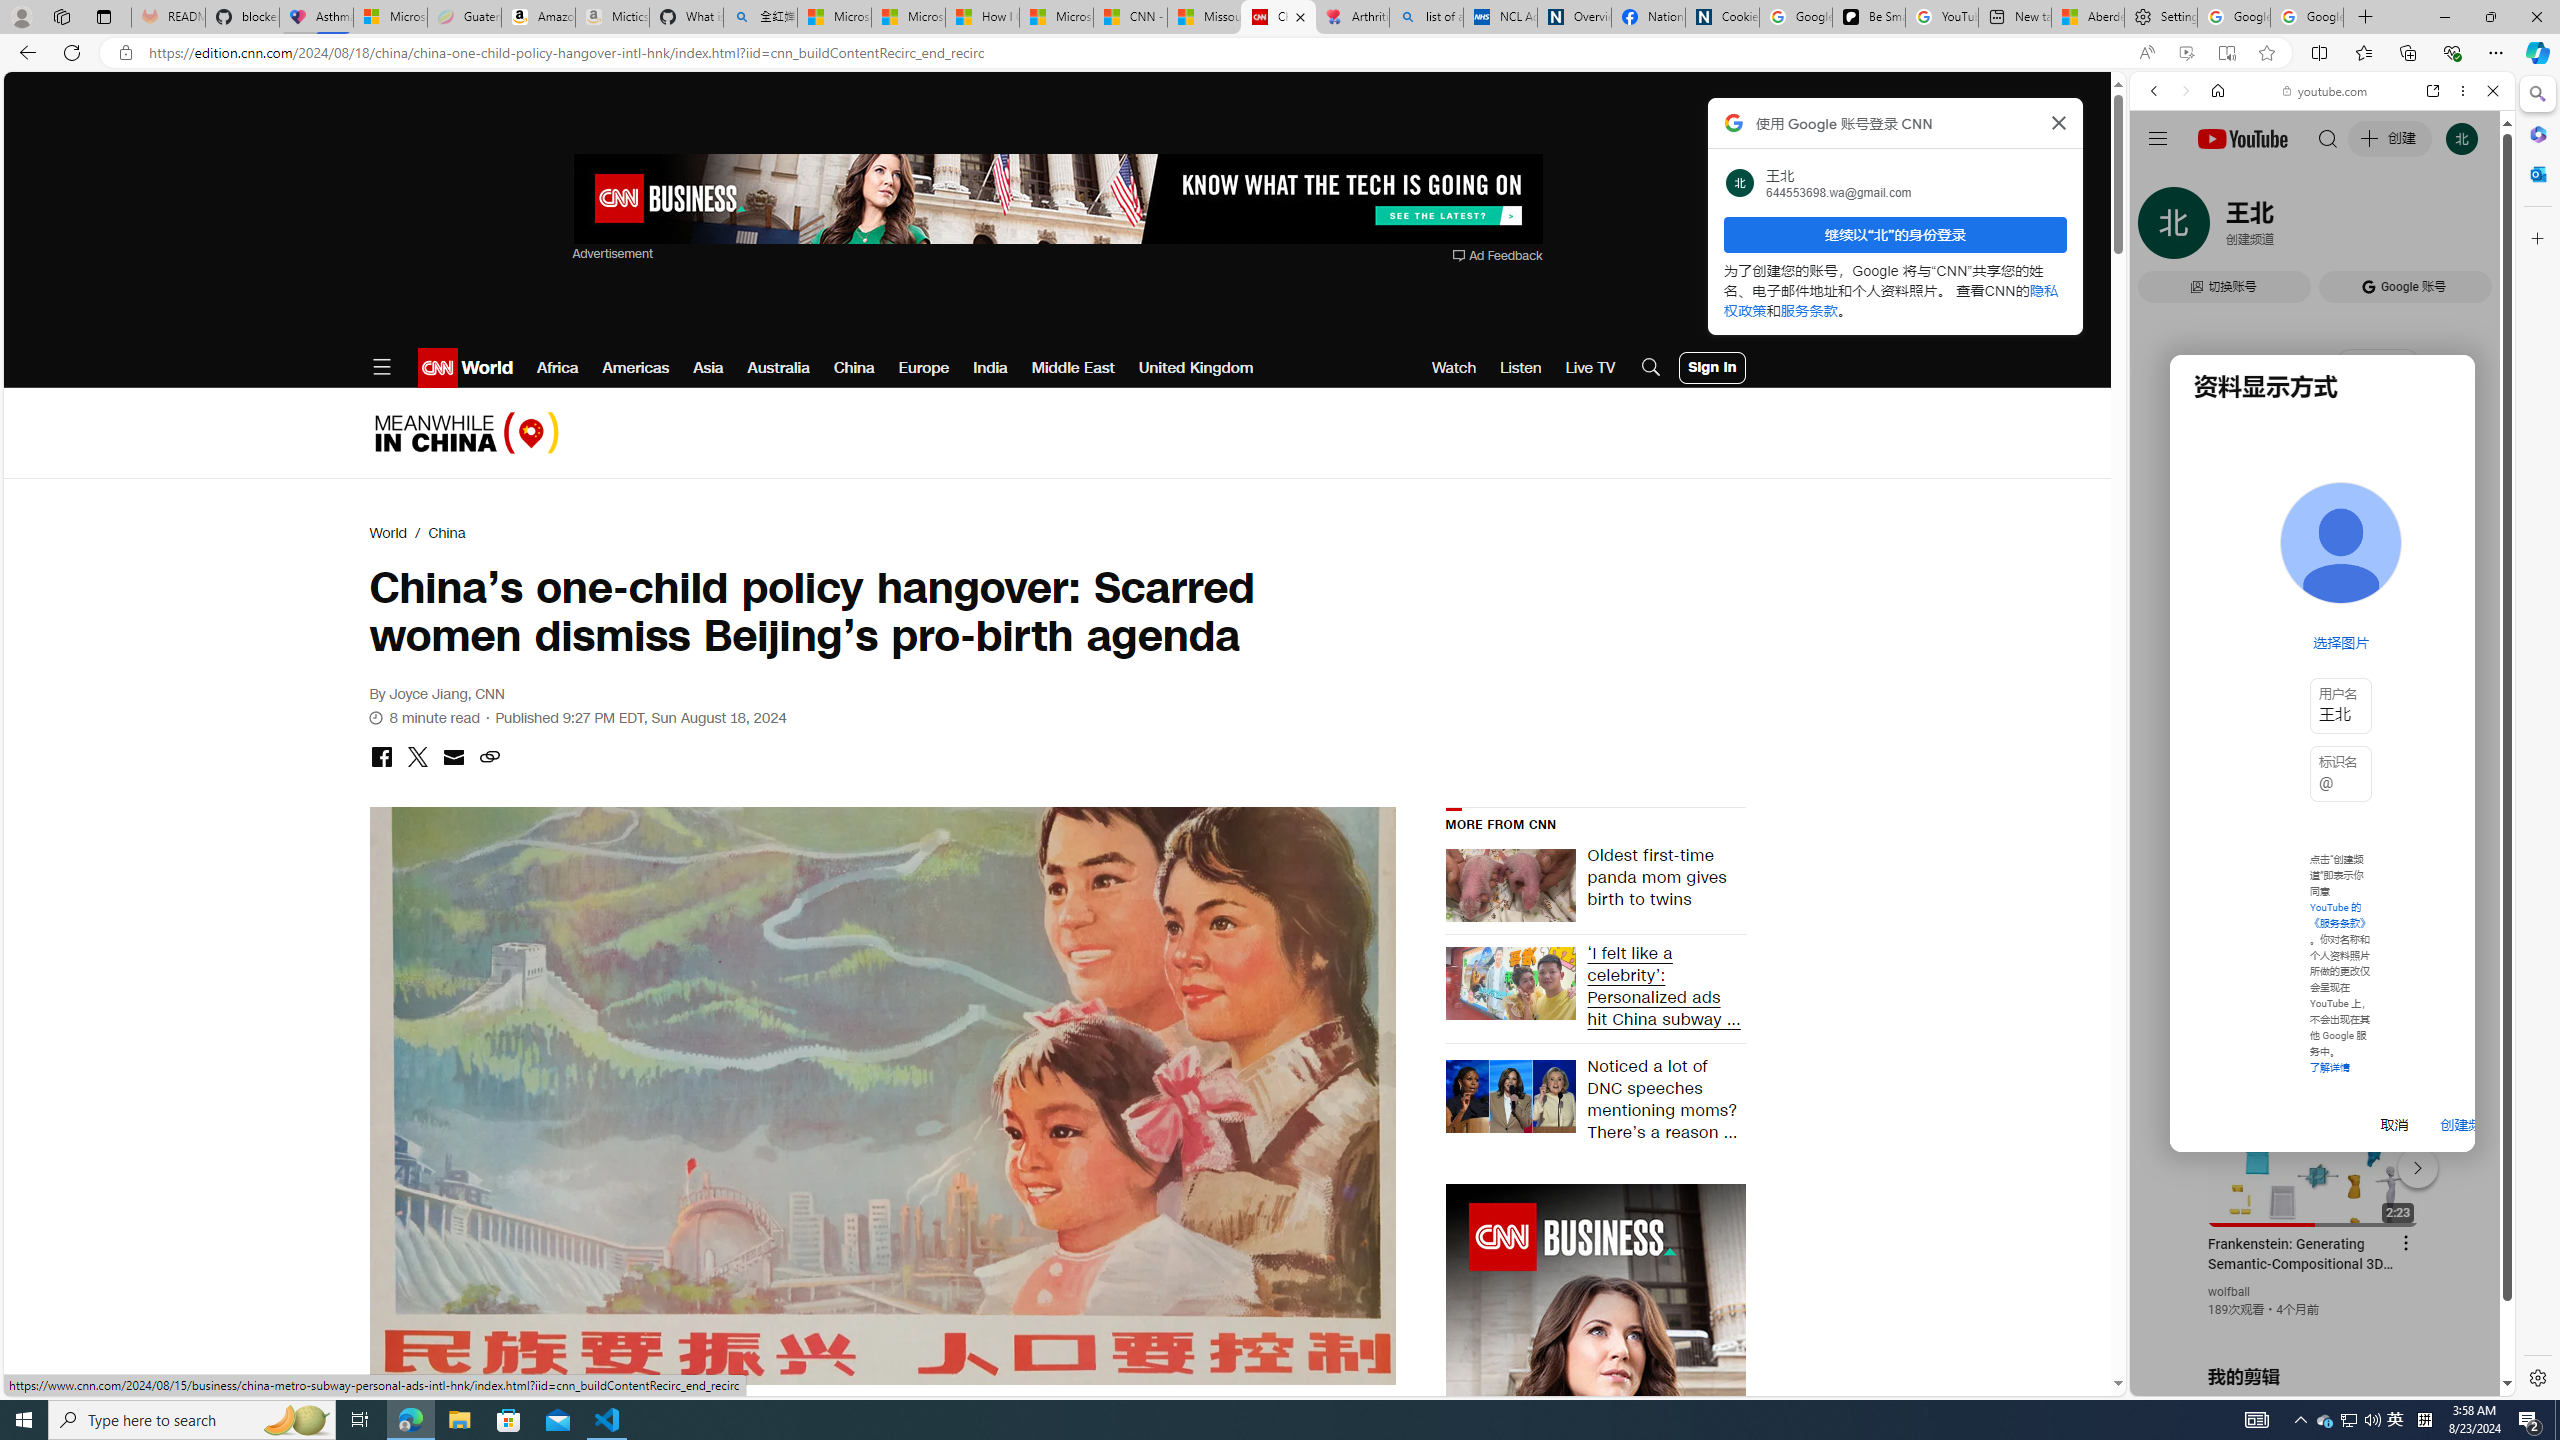  Describe the element at coordinates (488, 758) in the screenshot. I see `'copy link to clipboard'` at that location.